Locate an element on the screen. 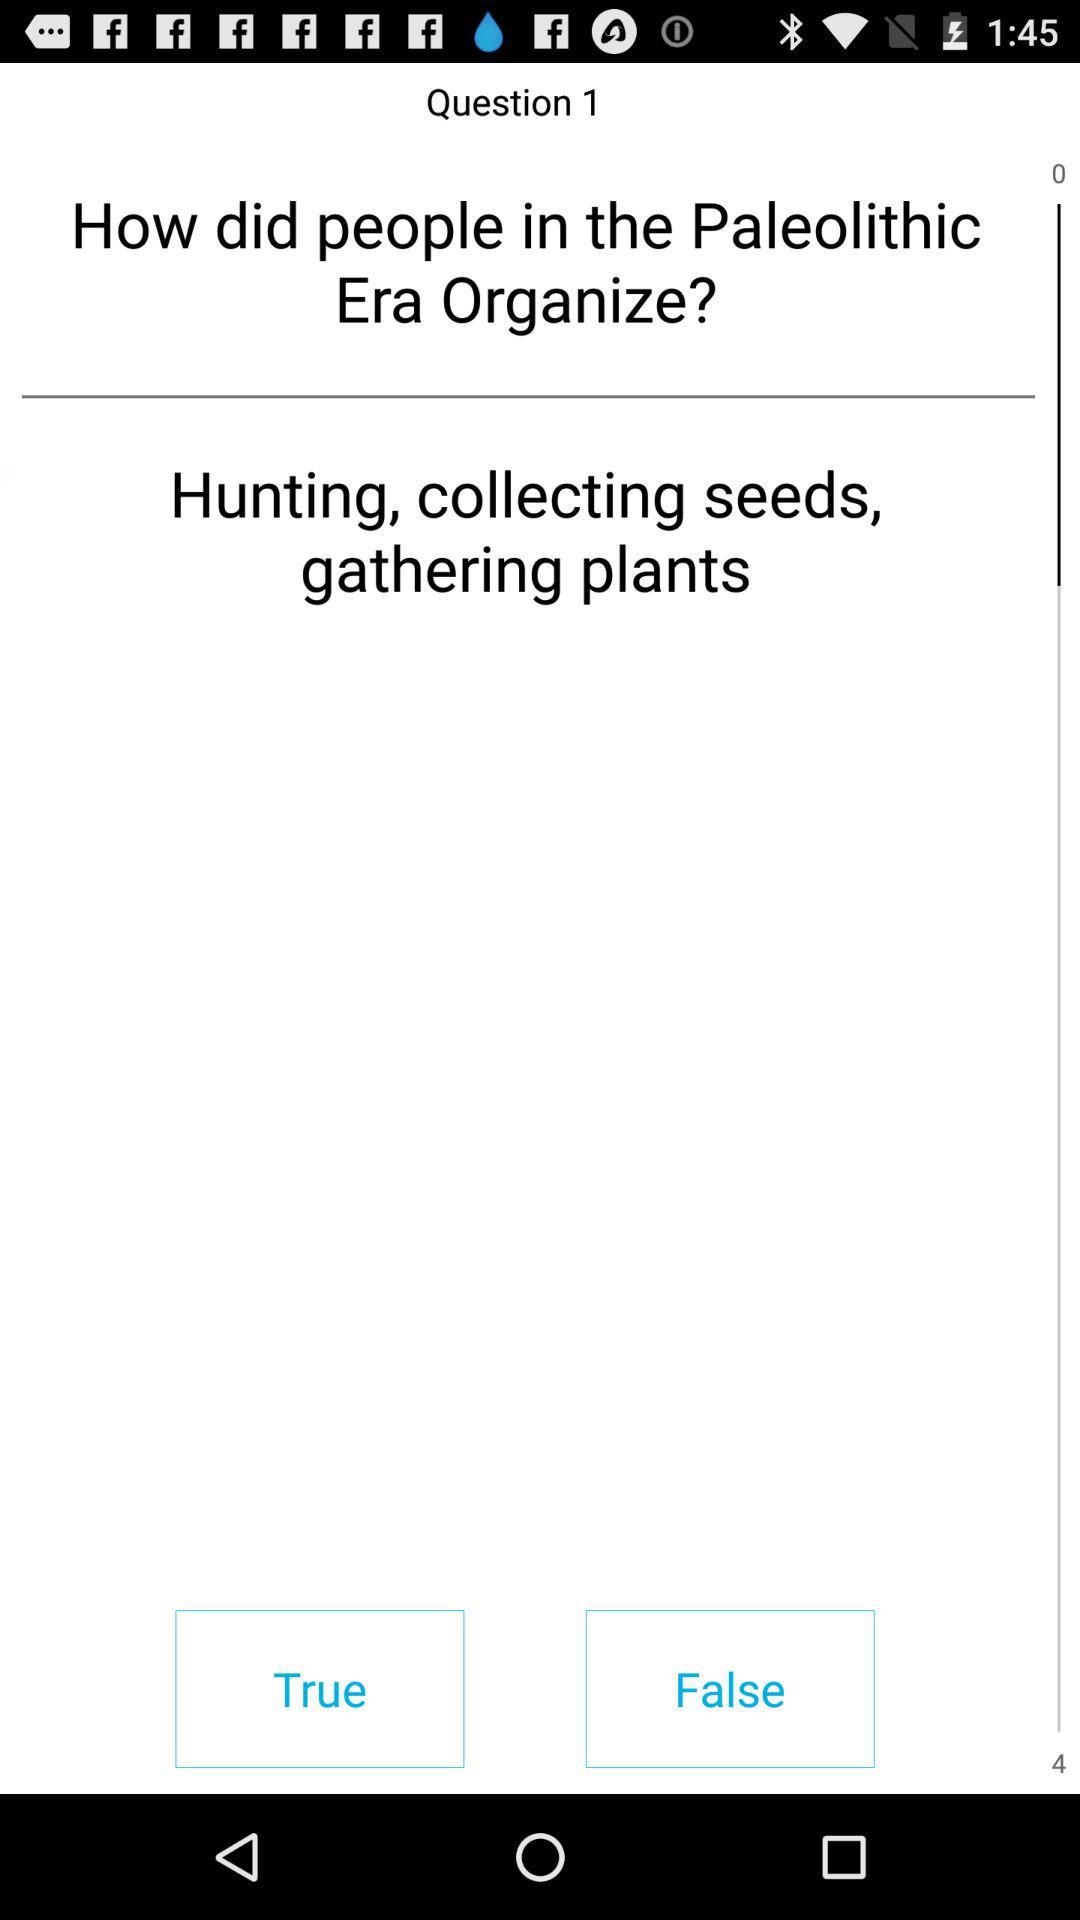  icon next to true item is located at coordinates (730, 1688).